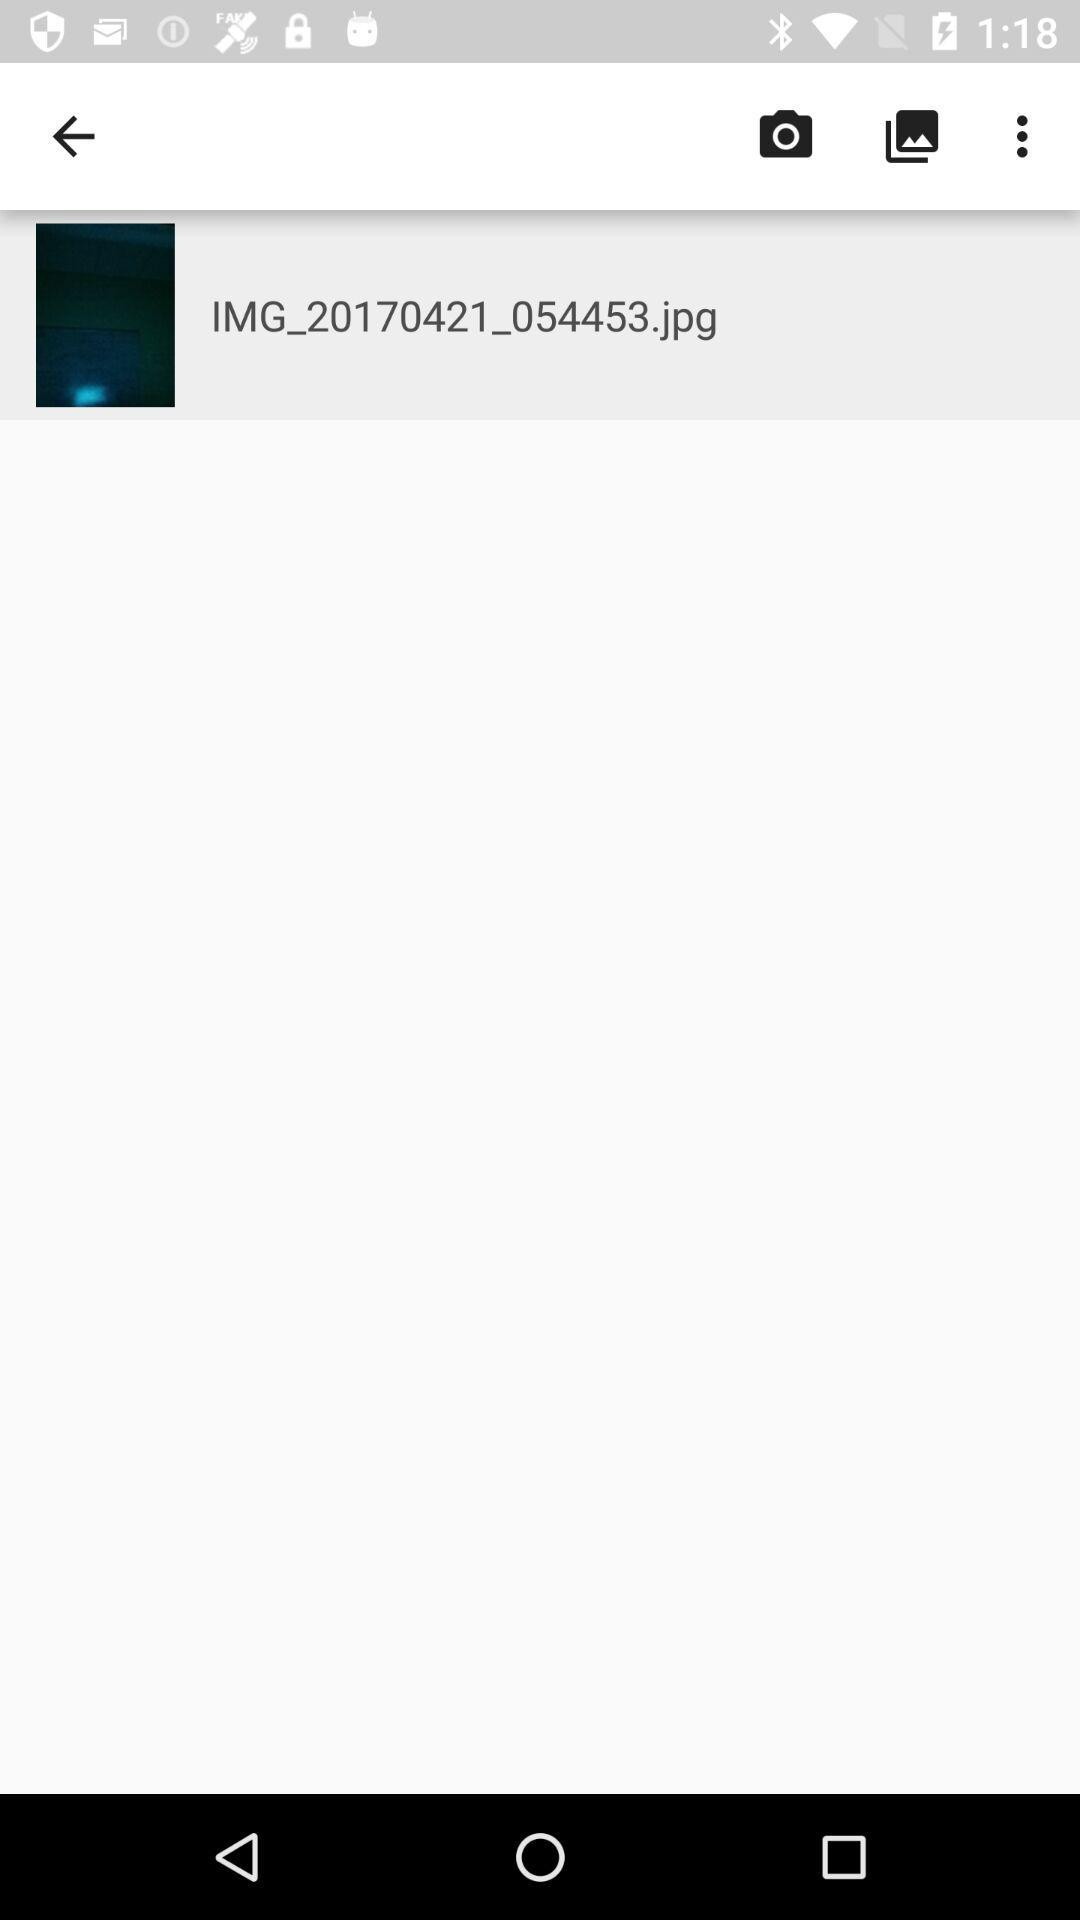 Image resolution: width=1080 pixels, height=1920 pixels. I want to click on the item to the left of the img_20170421_054453.jpg icon, so click(105, 314).